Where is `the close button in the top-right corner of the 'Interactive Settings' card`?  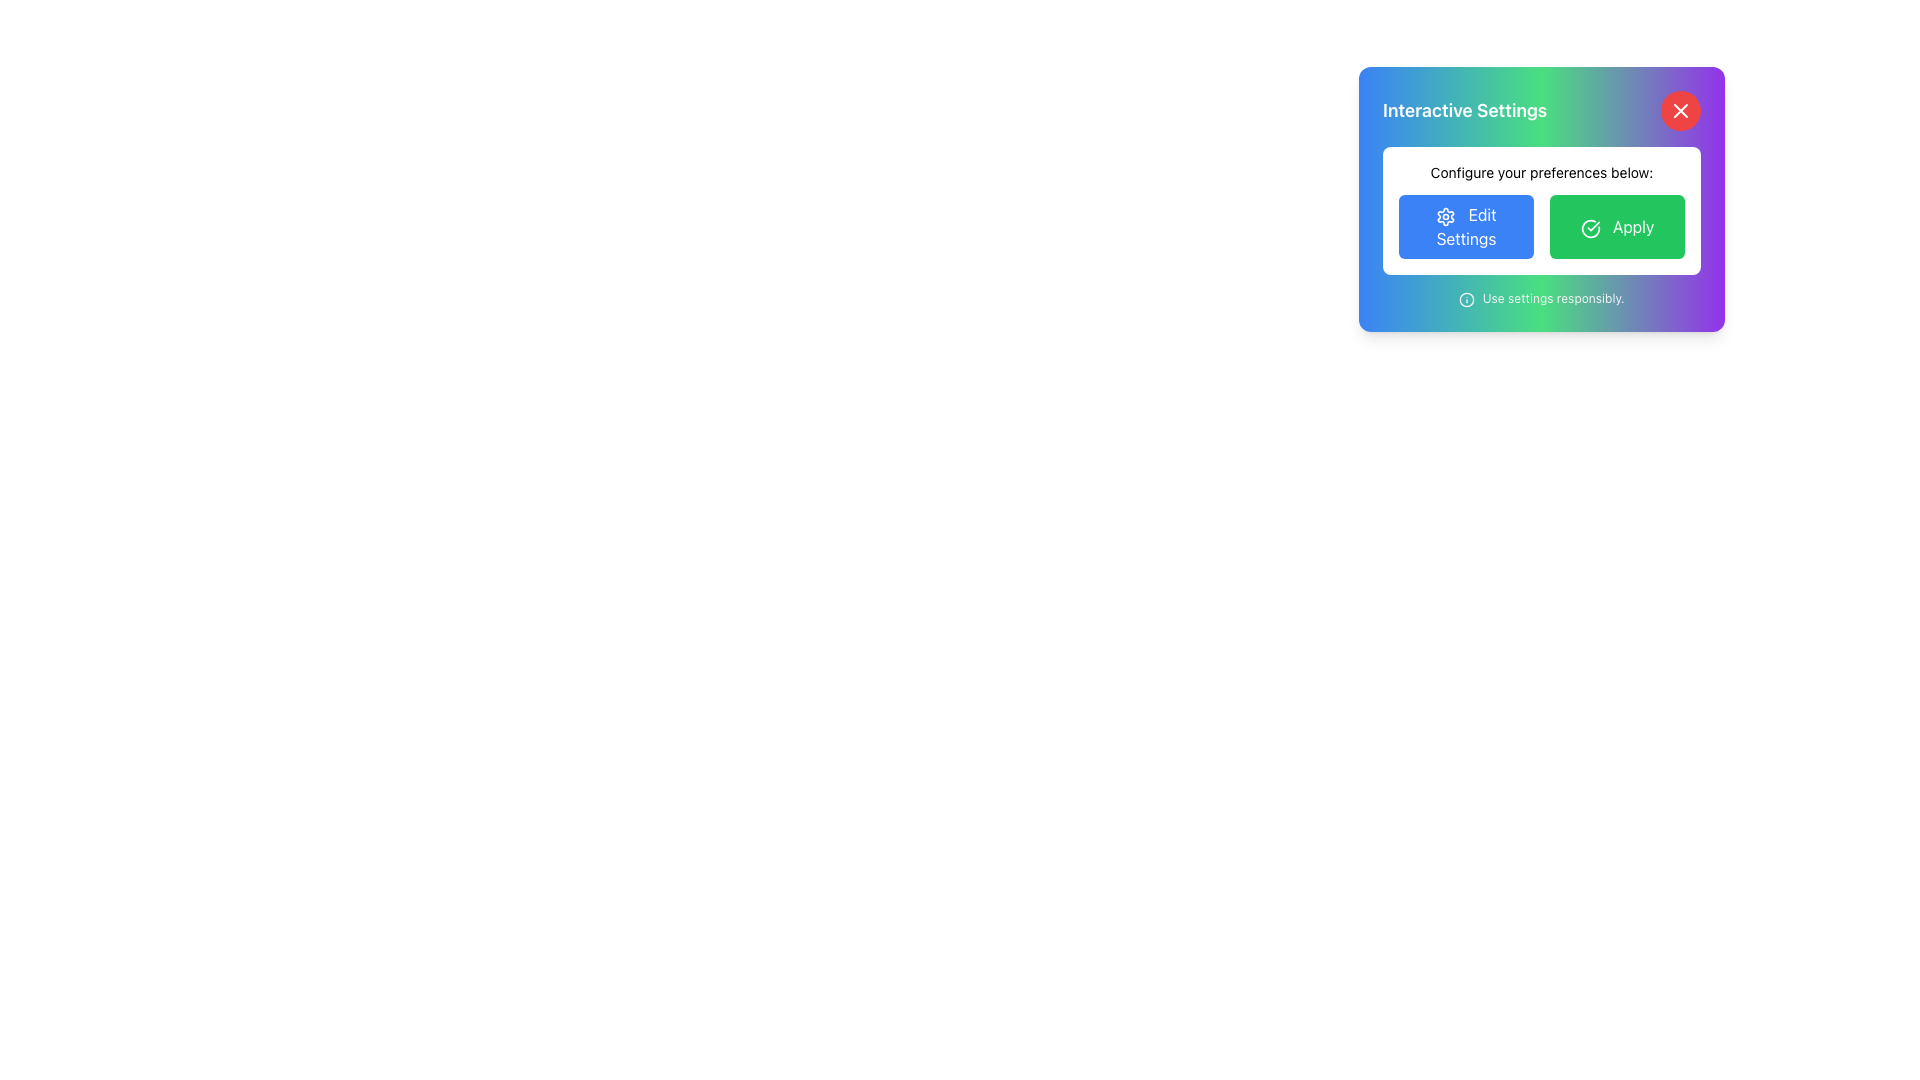
the close button in the top-right corner of the 'Interactive Settings' card is located at coordinates (1680, 111).